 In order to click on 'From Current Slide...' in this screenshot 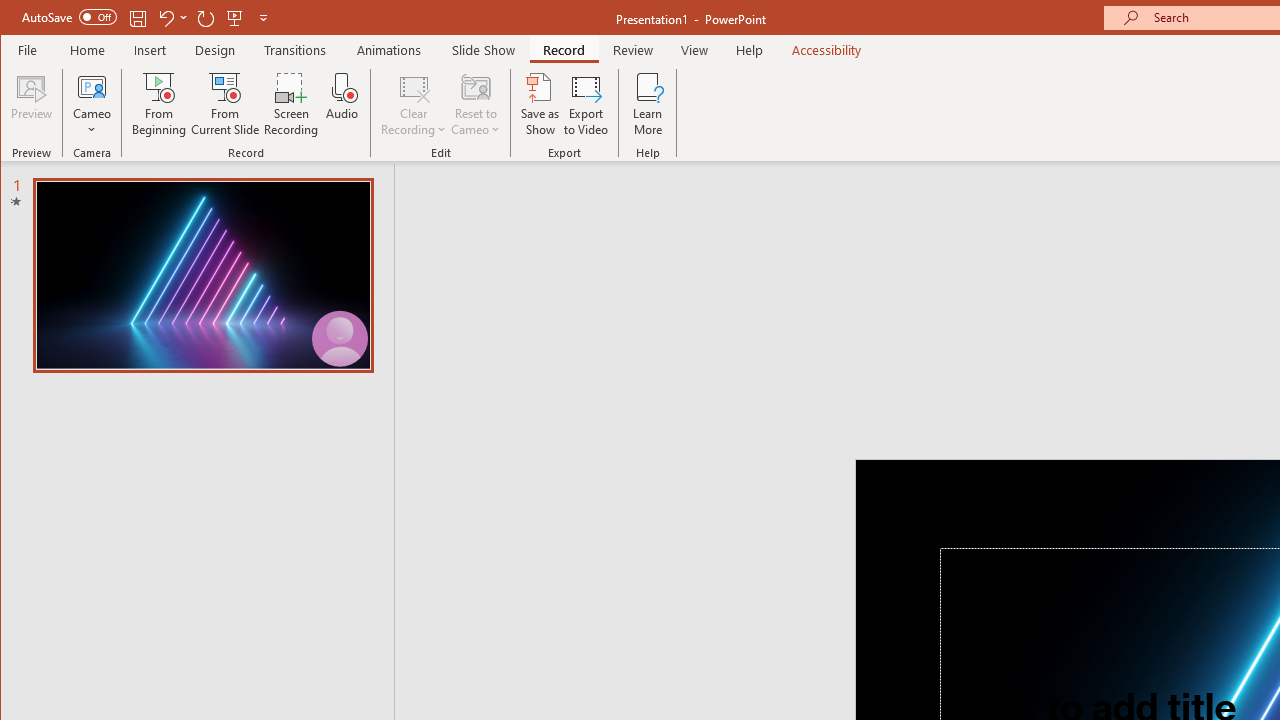, I will do `click(225, 104)`.